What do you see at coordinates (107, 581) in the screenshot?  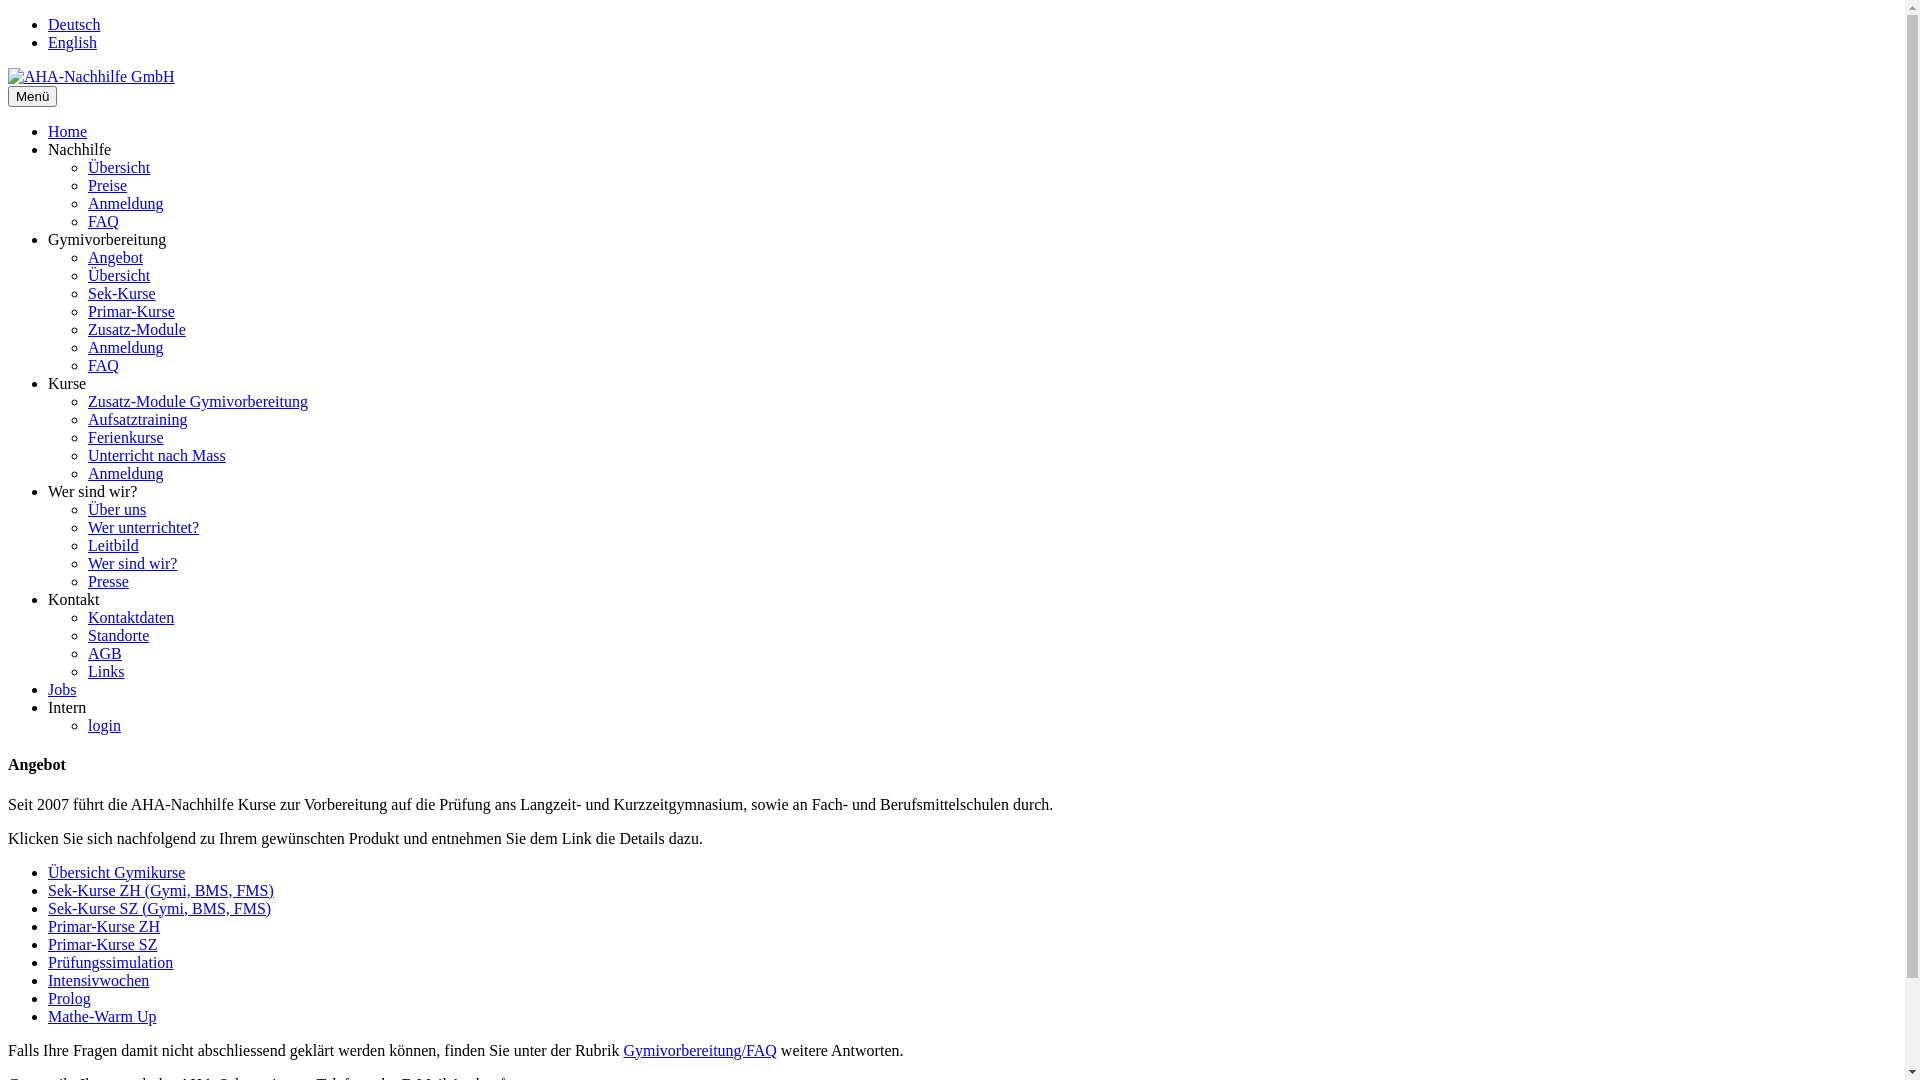 I see `'Presse'` at bounding box center [107, 581].